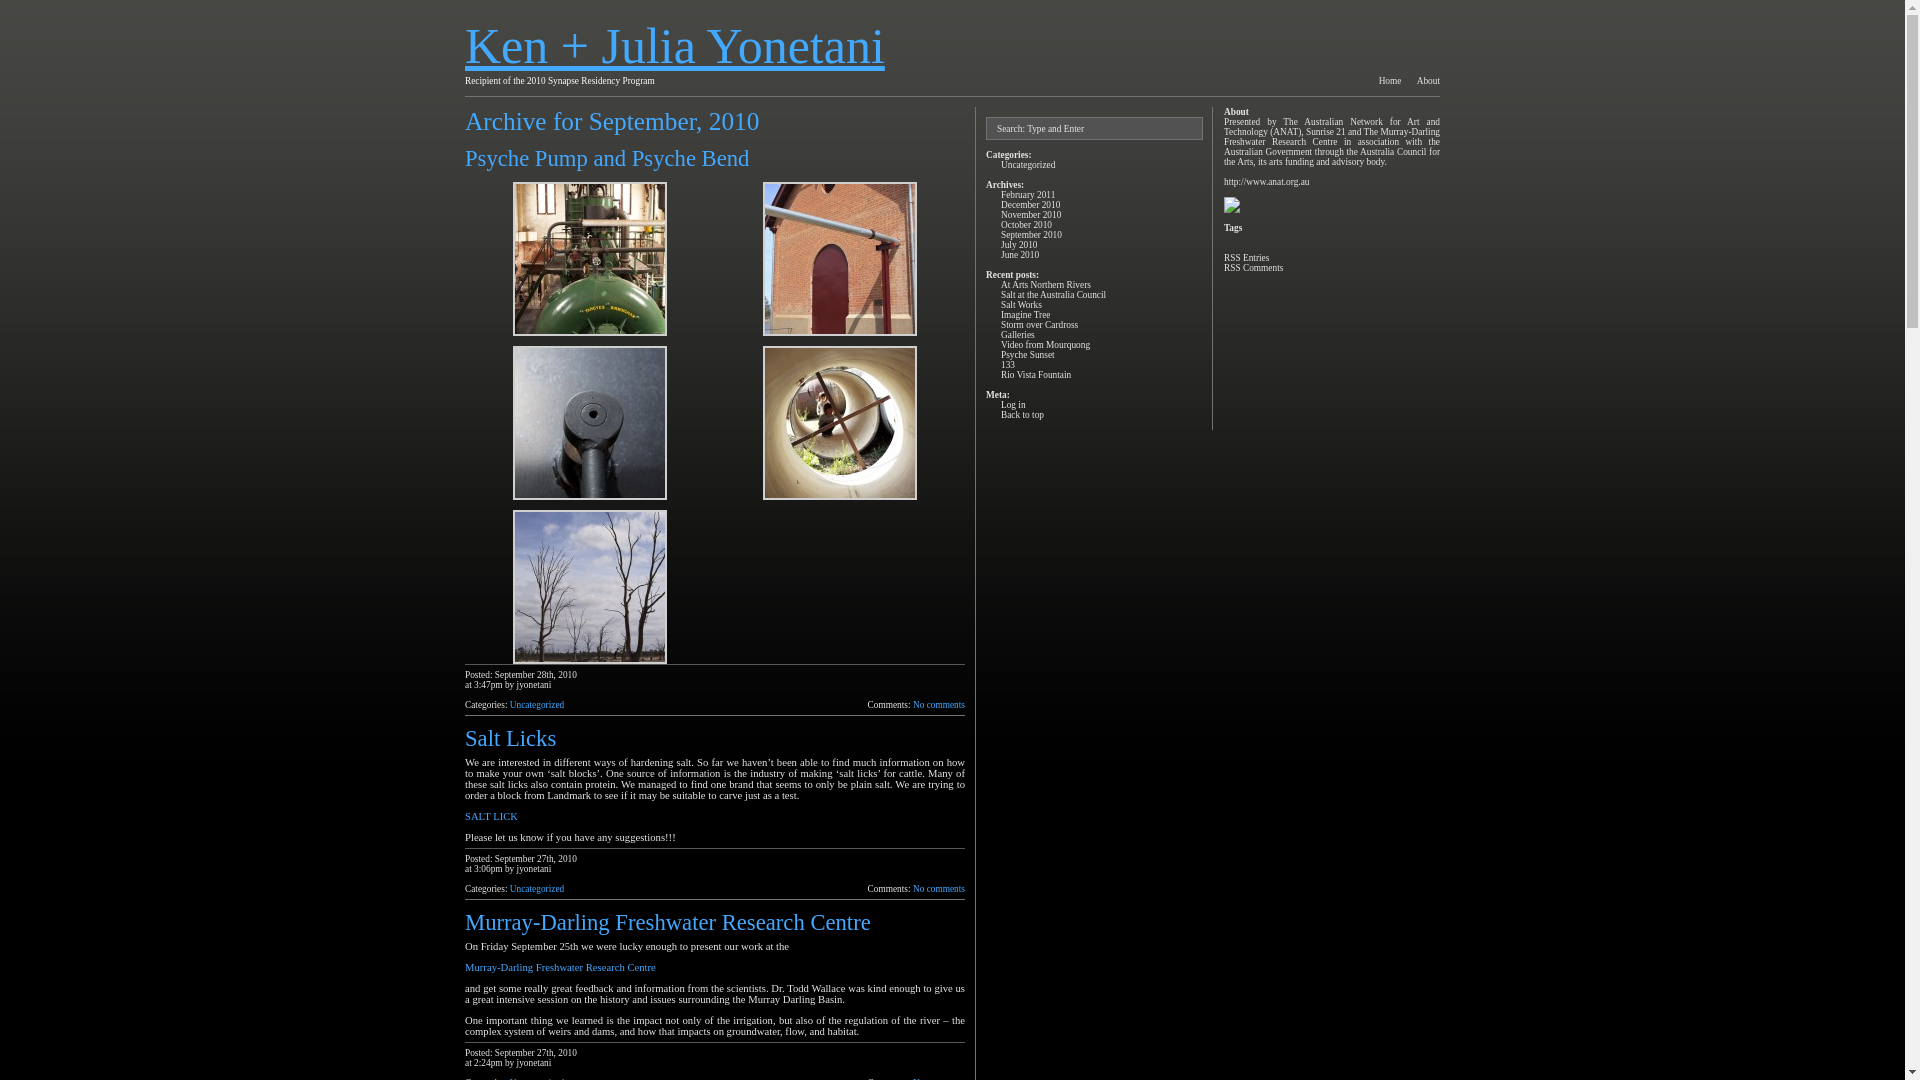  Describe the element at coordinates (1021, 304) in the screenshot. I see `'Salt Works'` at that location.